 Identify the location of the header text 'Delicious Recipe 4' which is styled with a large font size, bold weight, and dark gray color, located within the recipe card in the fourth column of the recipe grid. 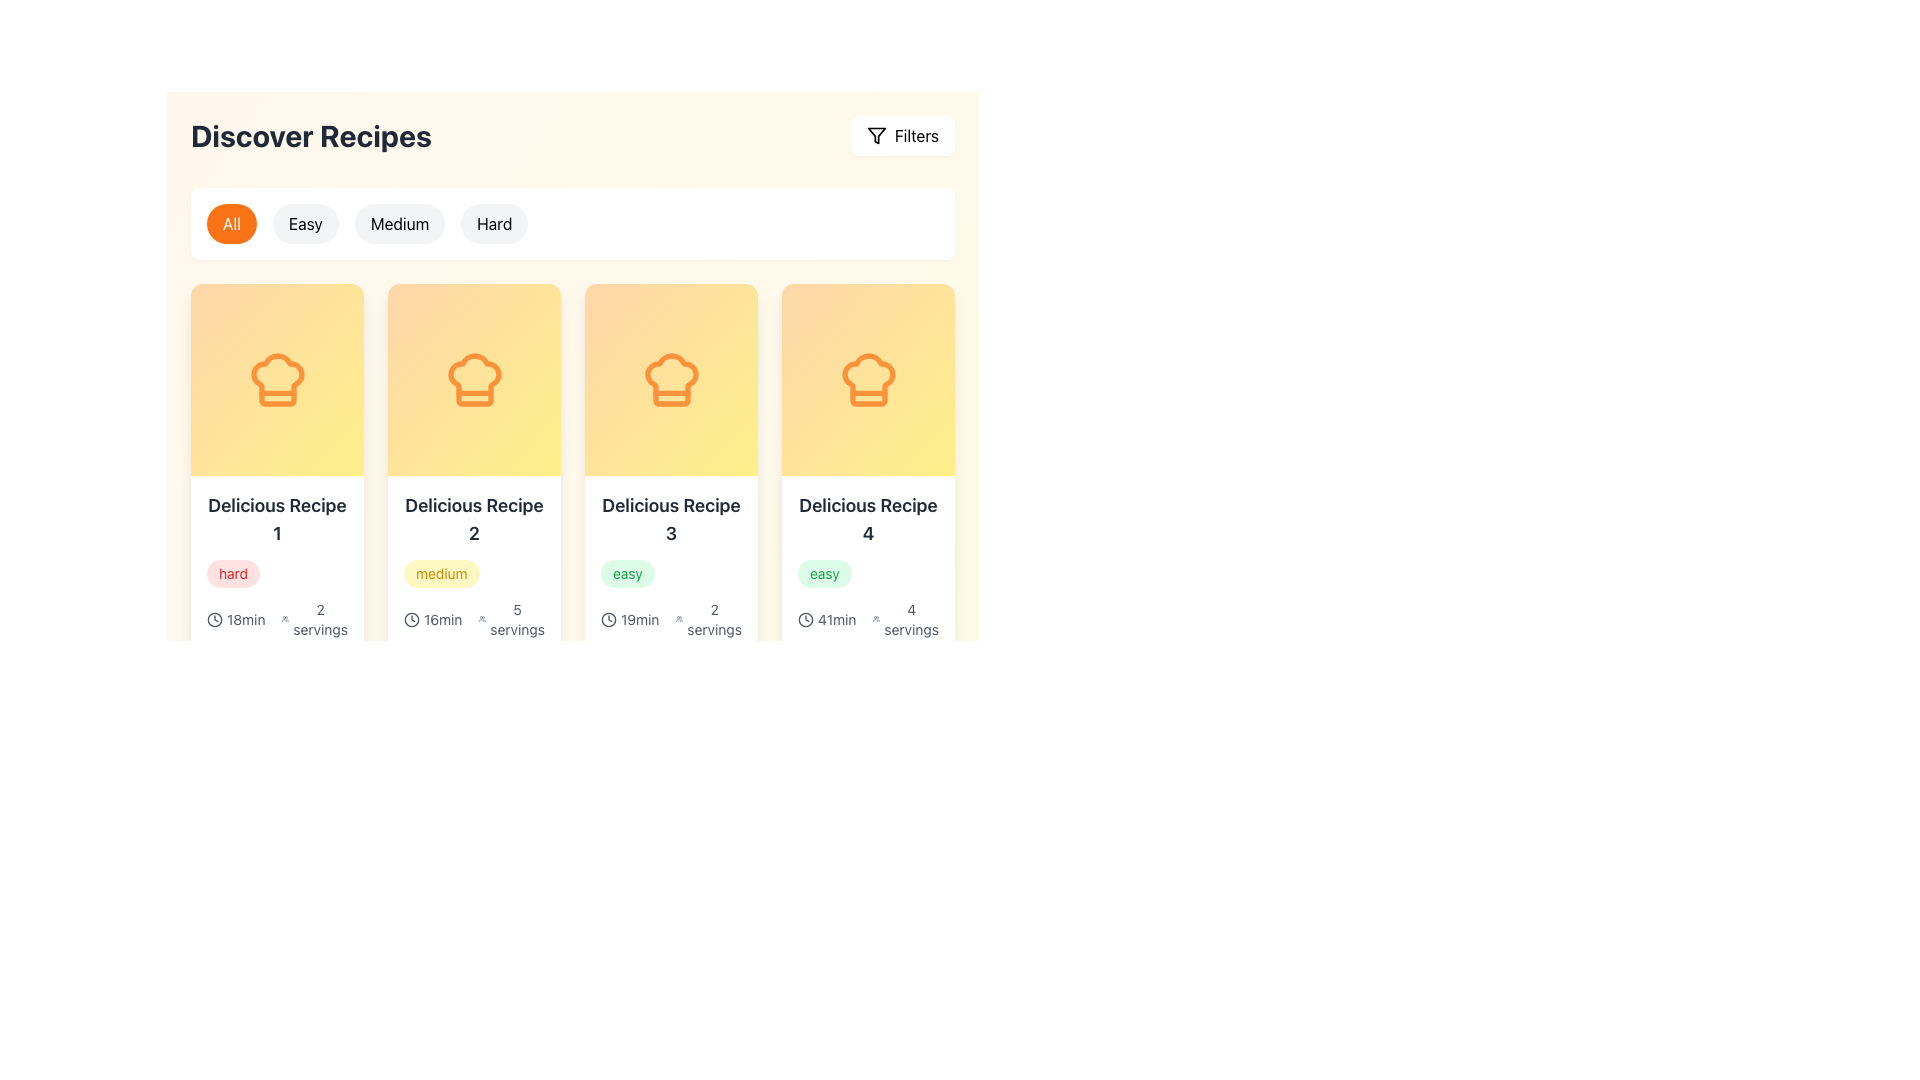
(868, 519).